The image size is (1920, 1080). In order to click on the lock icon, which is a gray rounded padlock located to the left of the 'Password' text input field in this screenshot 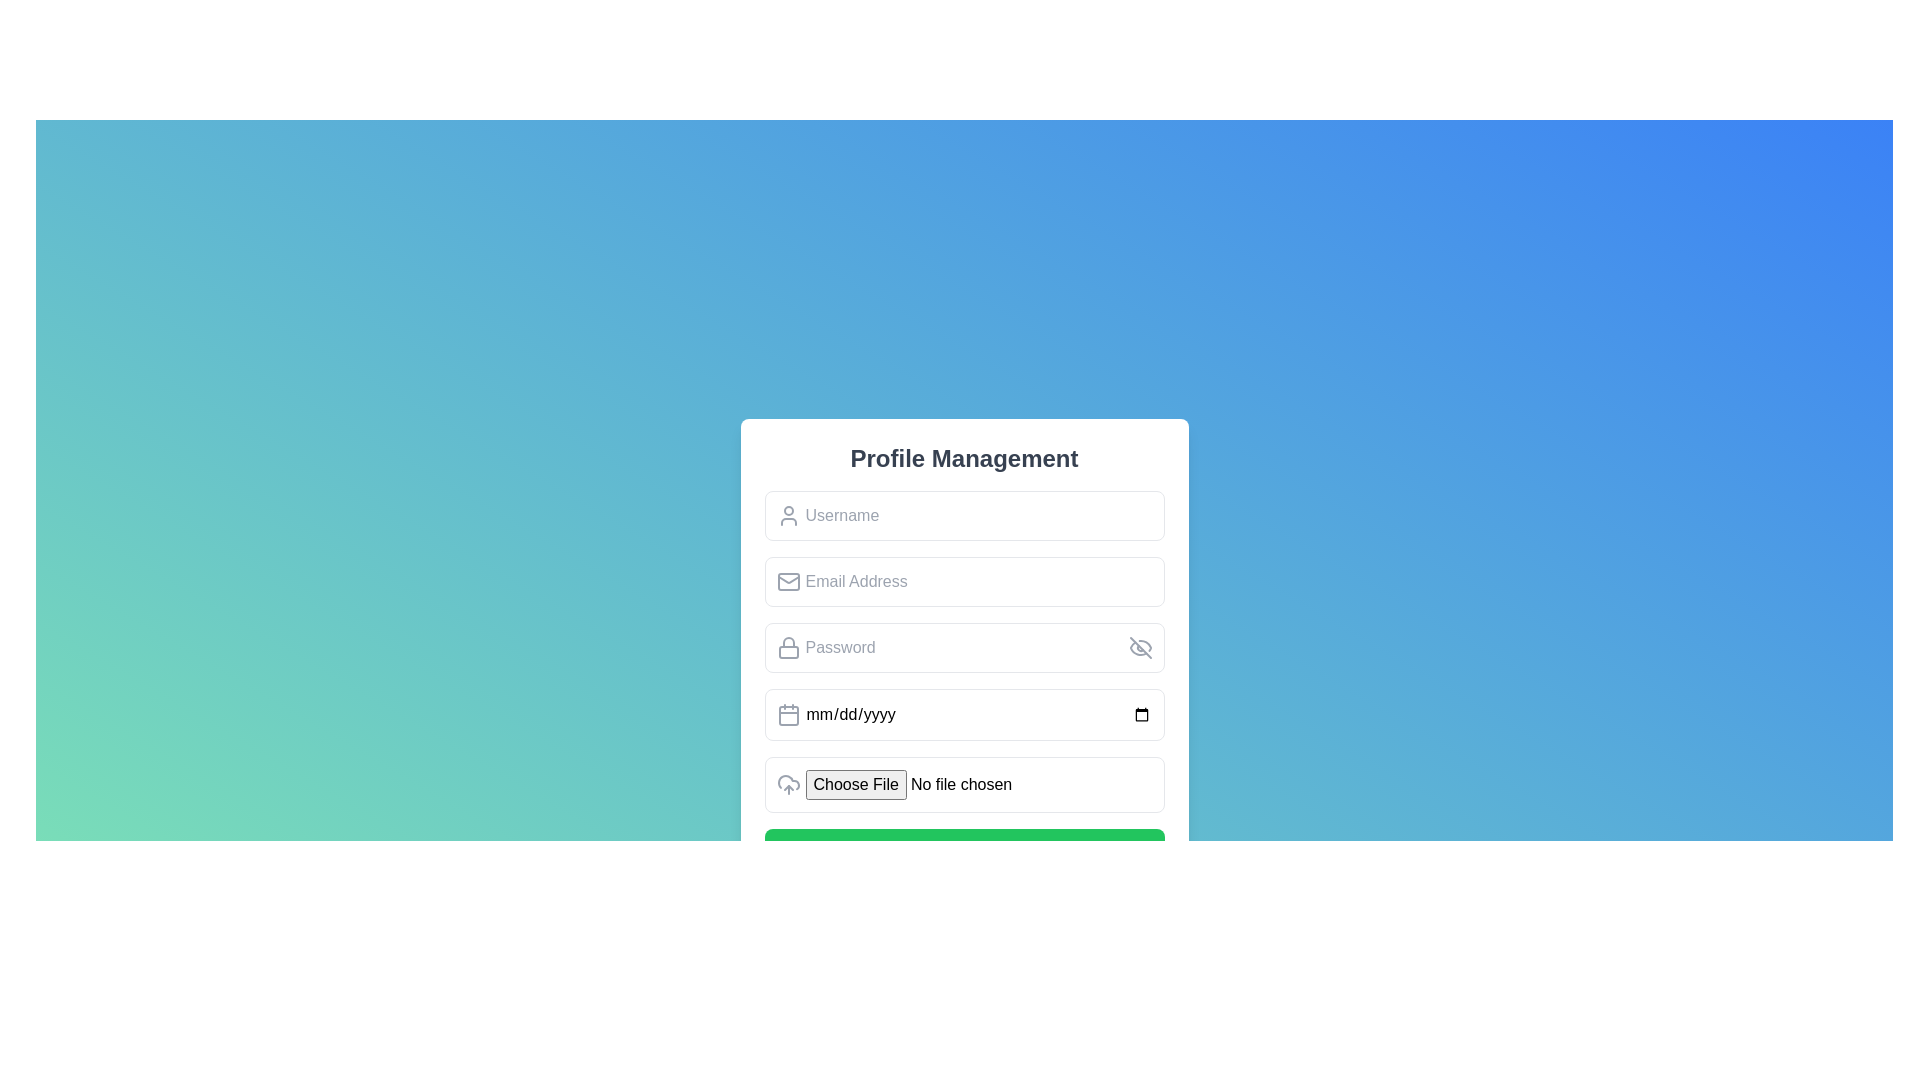, I will do `click(787, 648)`.